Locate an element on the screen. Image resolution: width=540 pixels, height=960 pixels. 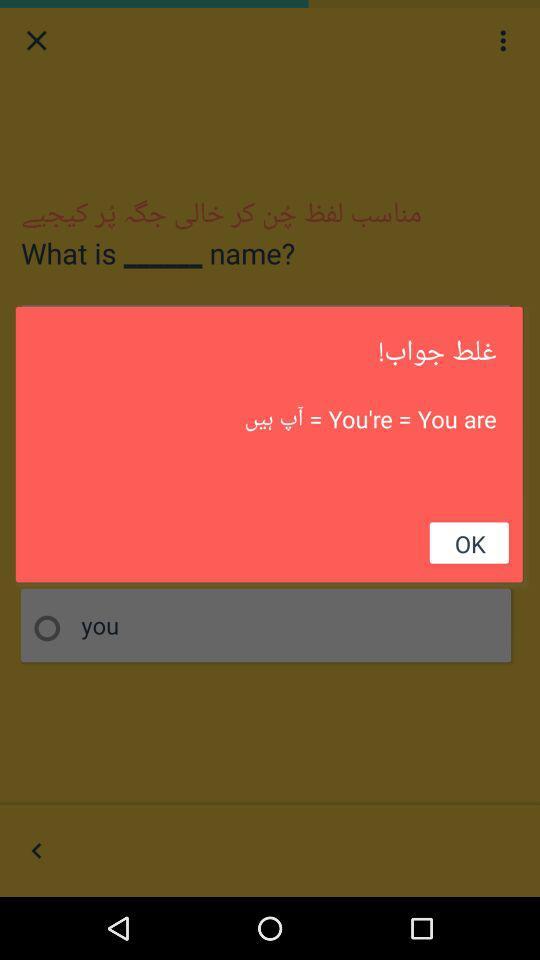
the close icon is located at coordinates (36, 42).